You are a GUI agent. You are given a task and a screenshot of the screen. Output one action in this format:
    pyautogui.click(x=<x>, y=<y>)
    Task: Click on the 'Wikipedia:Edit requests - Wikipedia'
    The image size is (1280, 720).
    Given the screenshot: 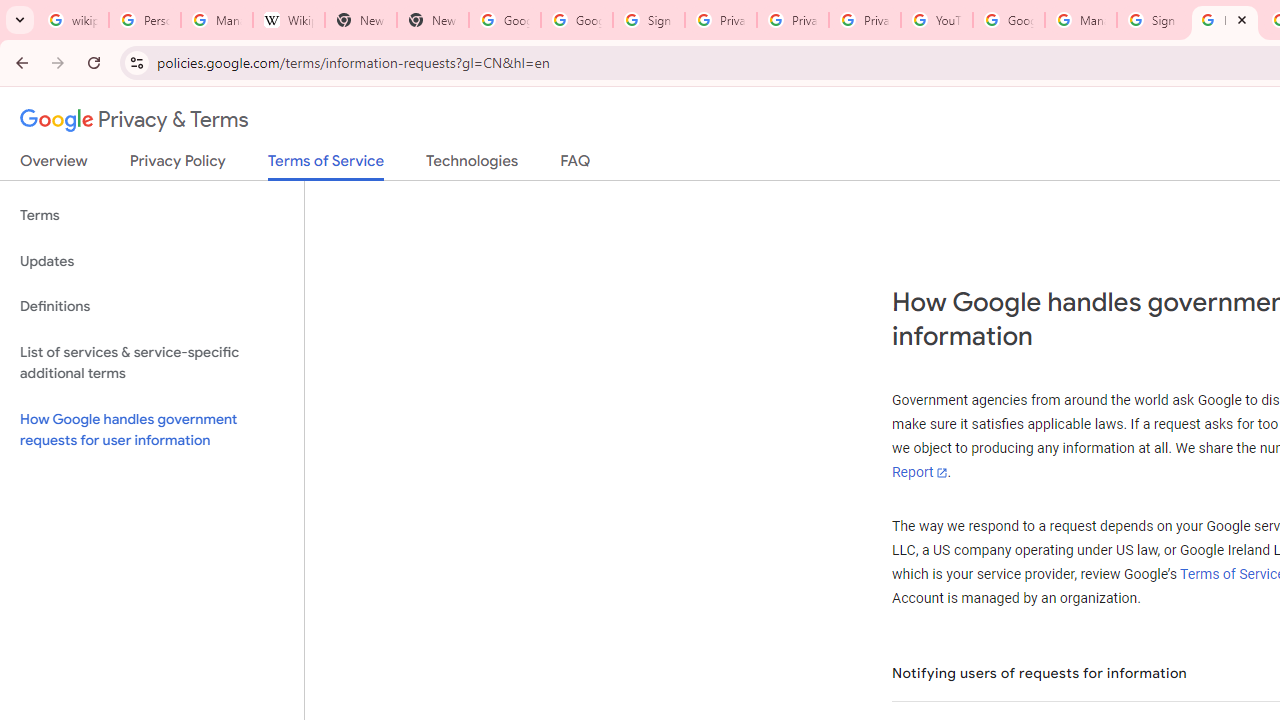 What is the action you would take?
    pyautogui.click(x=288, y=20)
    